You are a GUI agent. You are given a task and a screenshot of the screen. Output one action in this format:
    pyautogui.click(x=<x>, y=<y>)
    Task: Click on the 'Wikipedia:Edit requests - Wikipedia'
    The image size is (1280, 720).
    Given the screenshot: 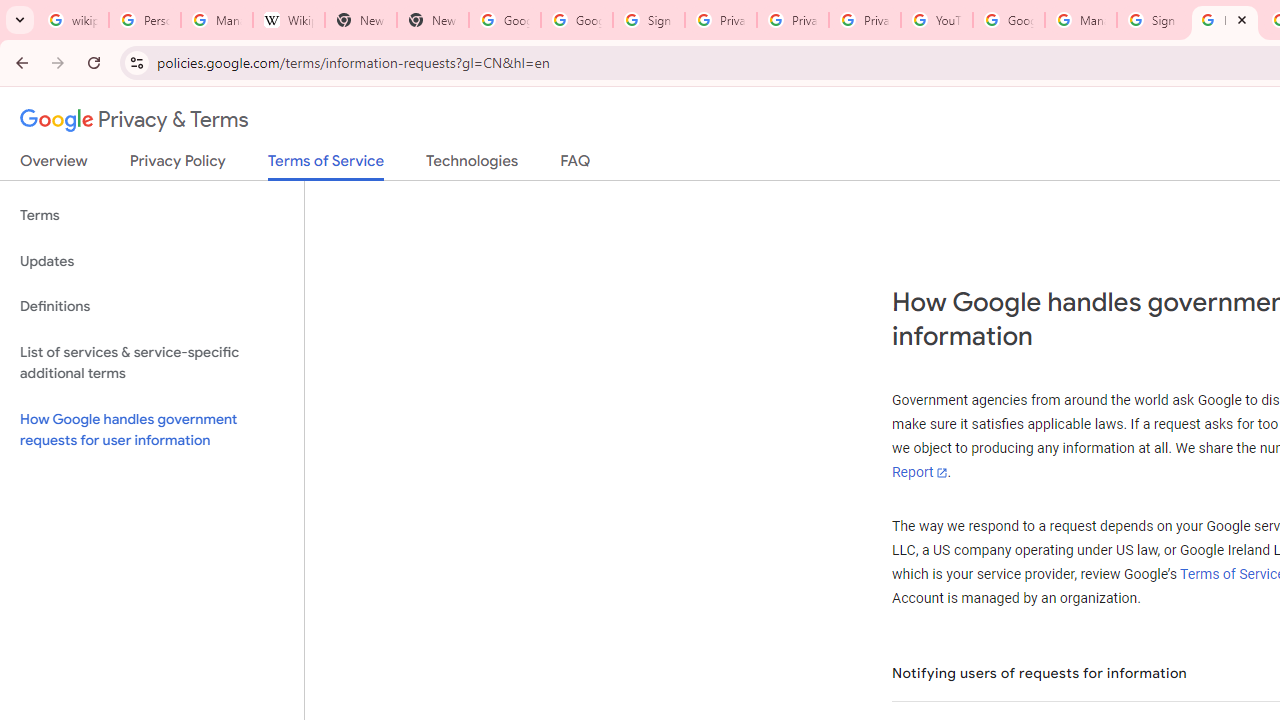 What is the action you would take?
    pyautogui.click(x=288, y=20)
    